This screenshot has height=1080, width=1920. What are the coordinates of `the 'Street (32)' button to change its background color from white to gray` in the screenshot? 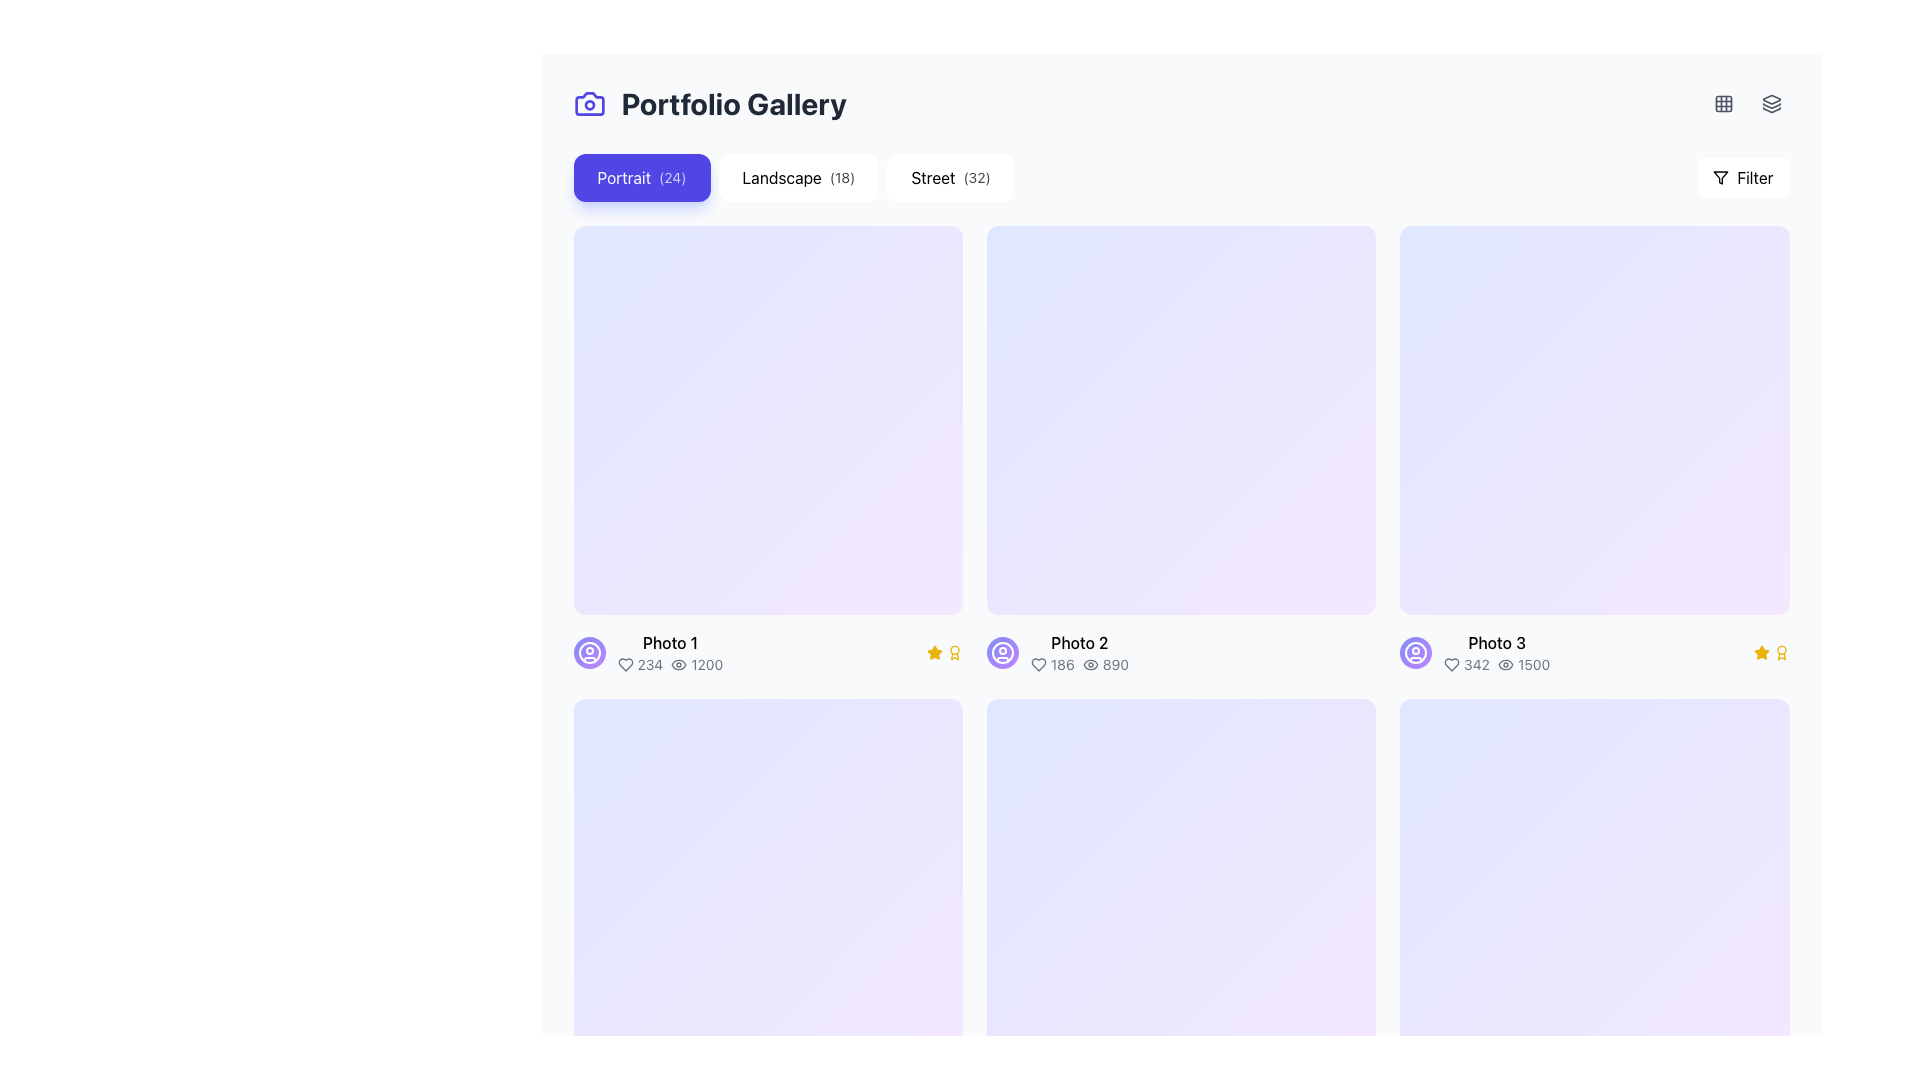 It's located at (950, 176).